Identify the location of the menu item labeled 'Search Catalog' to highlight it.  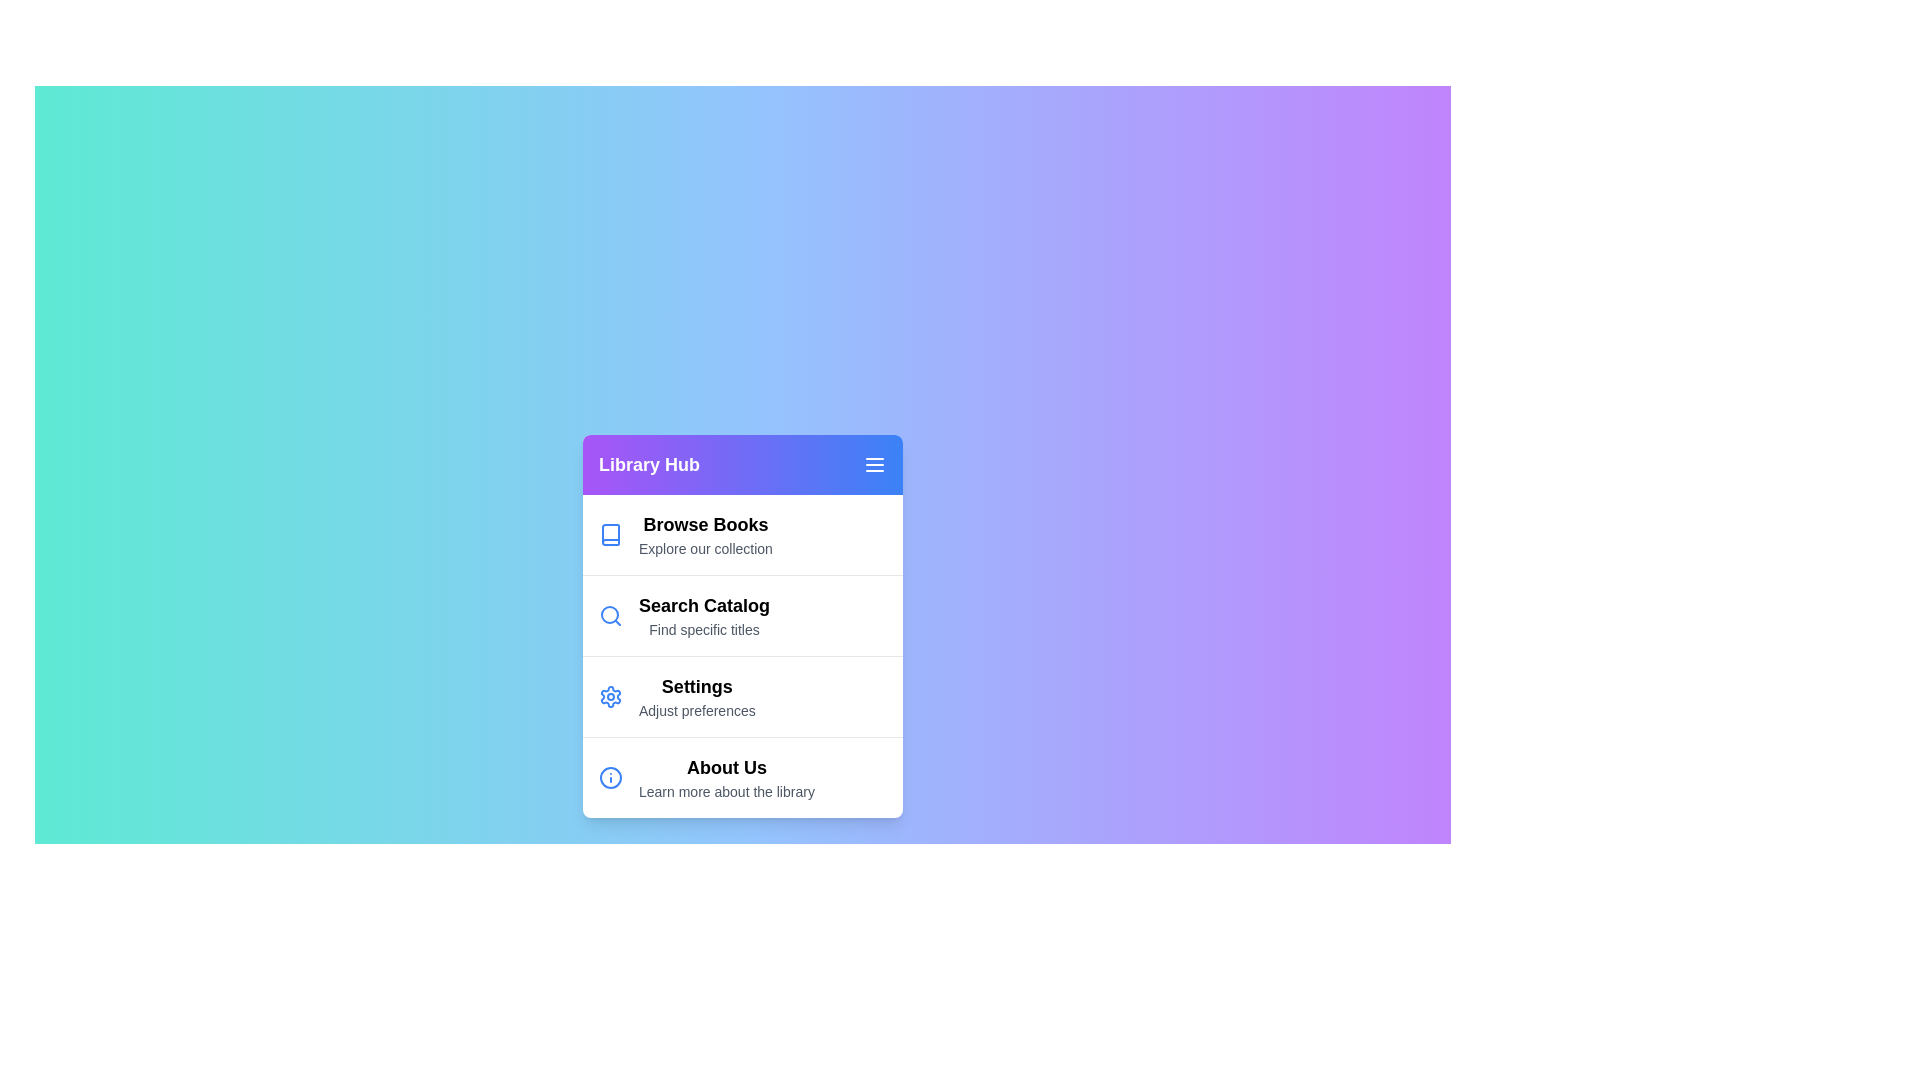
(742, 613).